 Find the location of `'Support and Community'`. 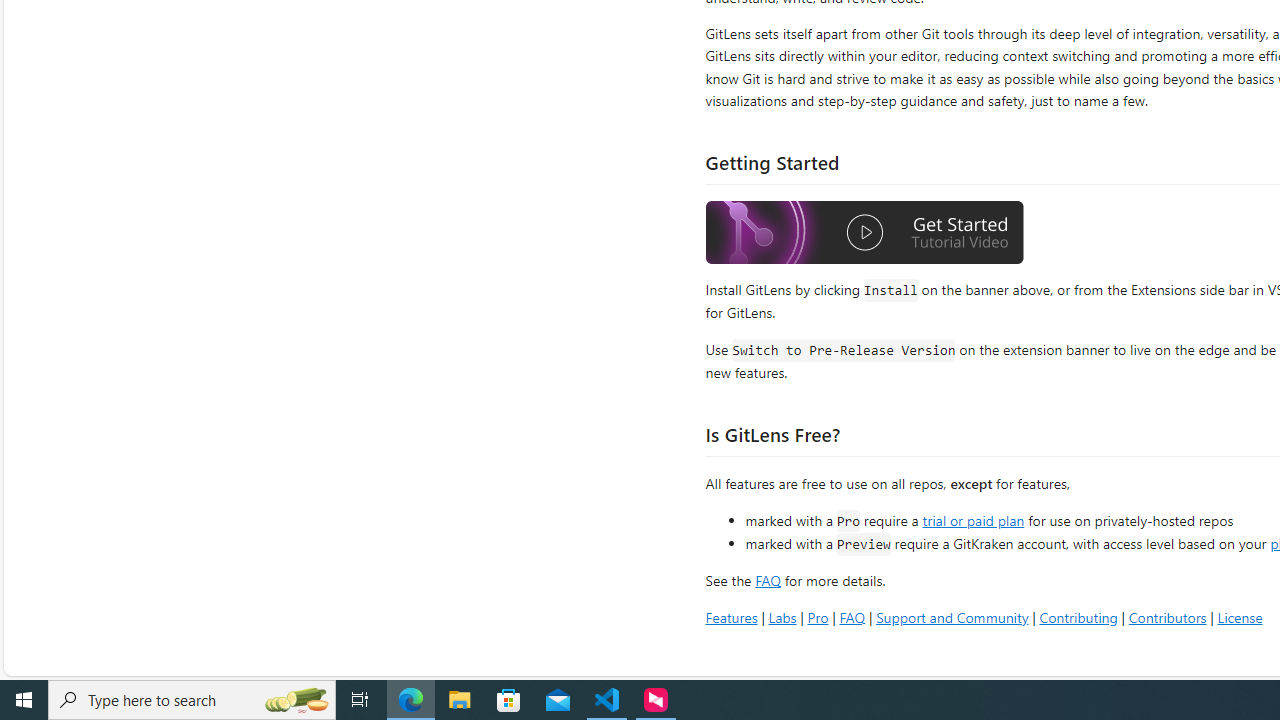

'Support and Community' is located at coordinates (951, 616).